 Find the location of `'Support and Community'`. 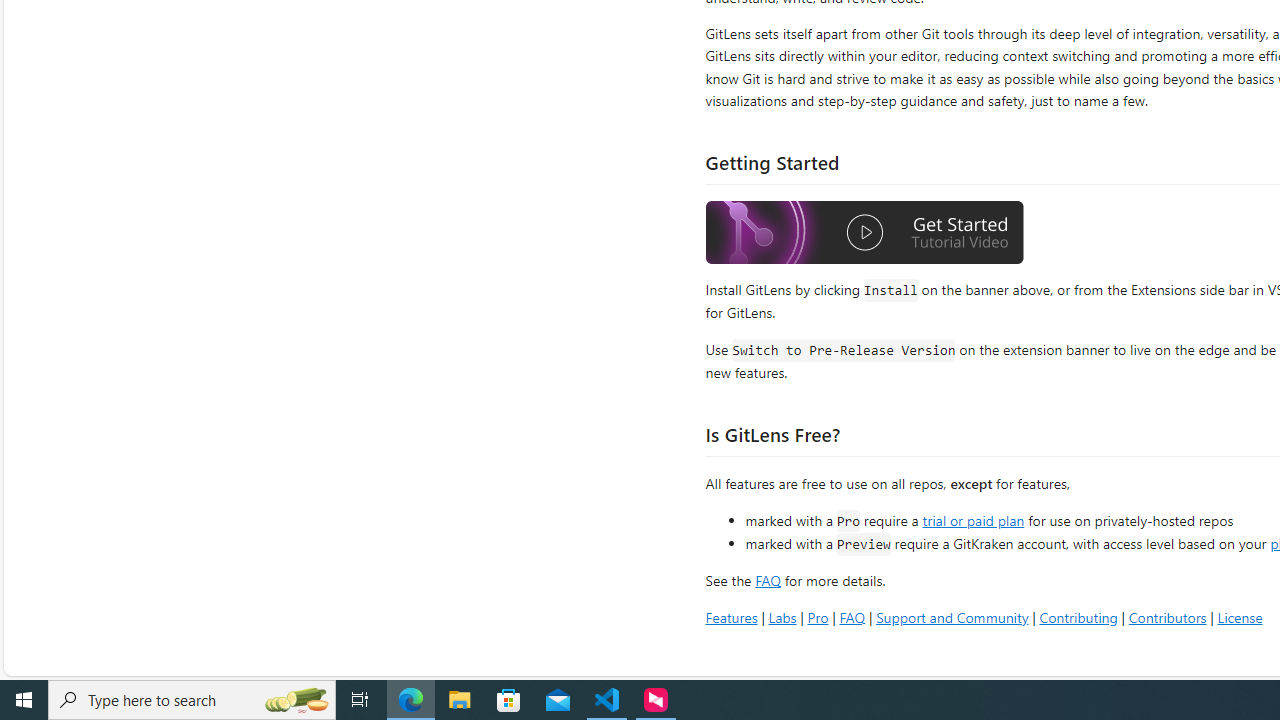

'Support and Community' is located at coordinates (951, 616).